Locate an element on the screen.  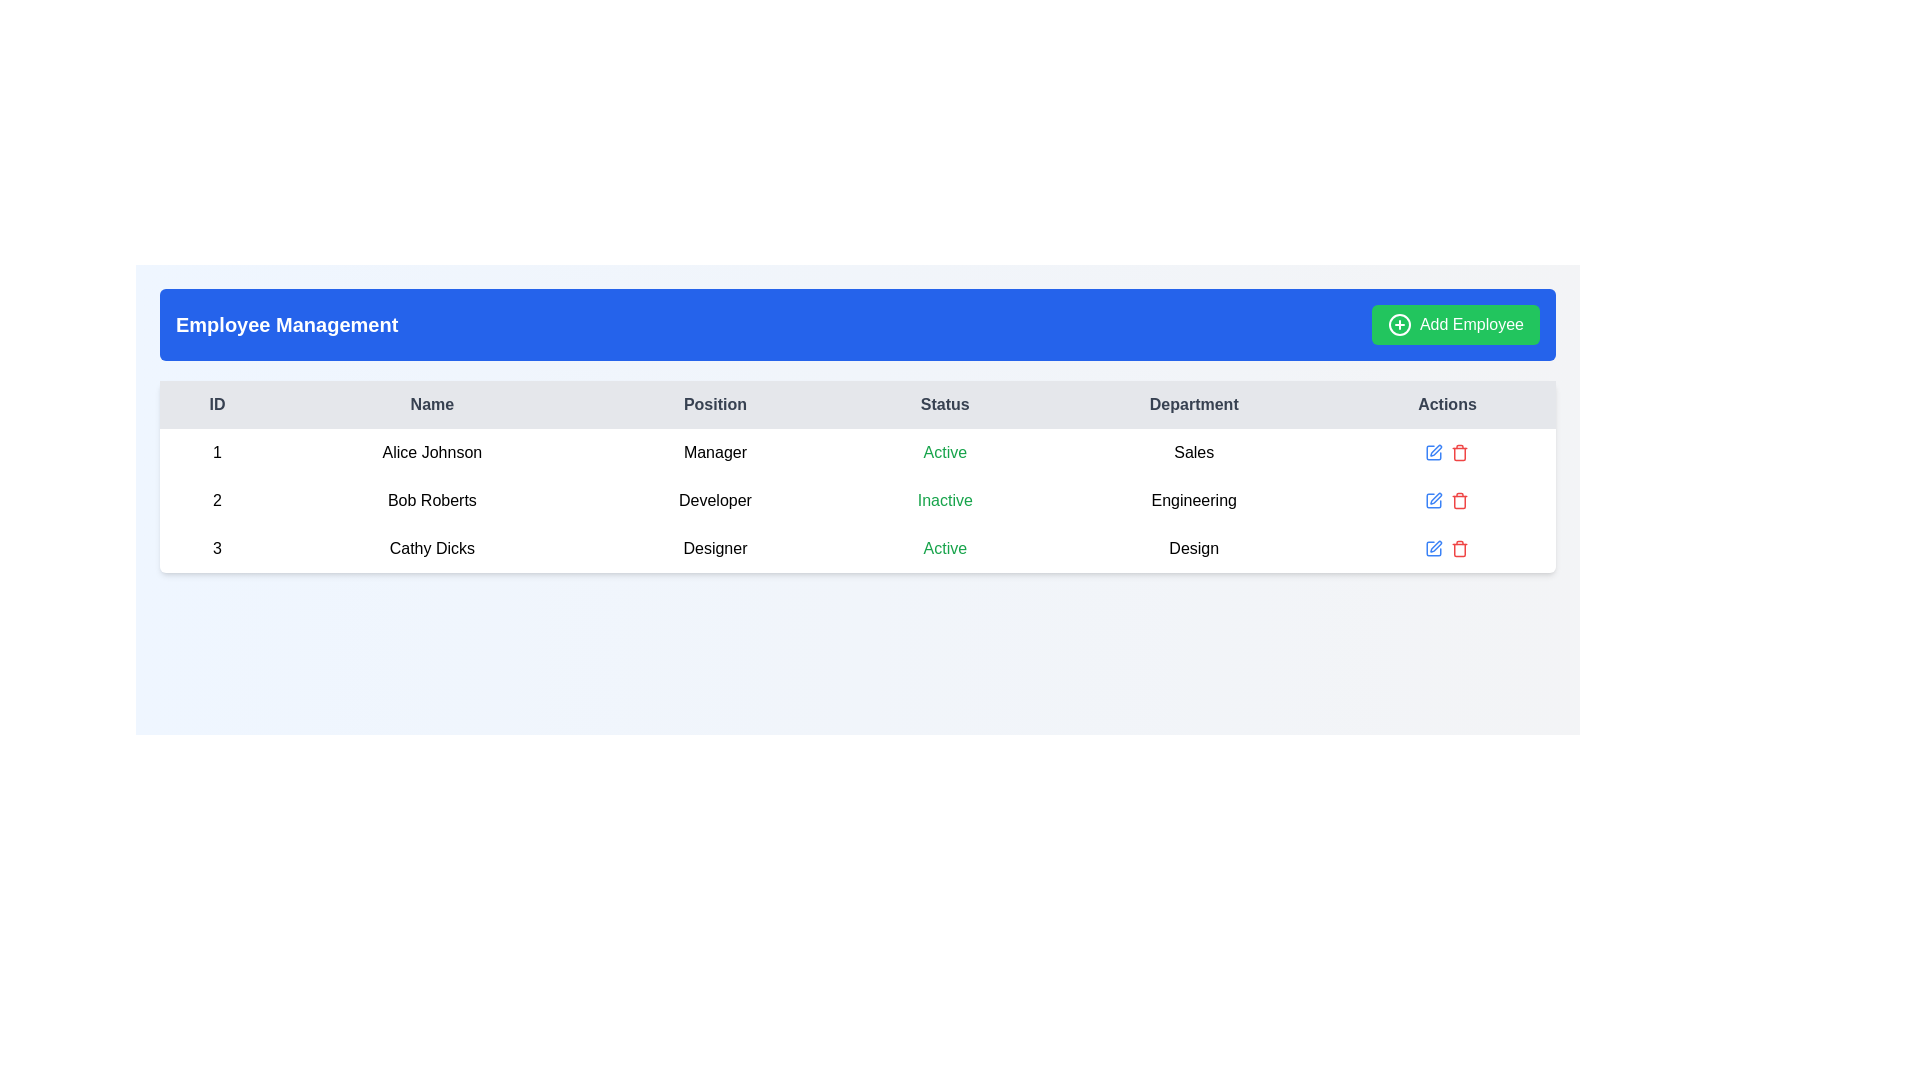
the text label indicating the job title of employee 'Cathy Dicks' in the 'Position' column of the table is located at coordinates (715, 548).